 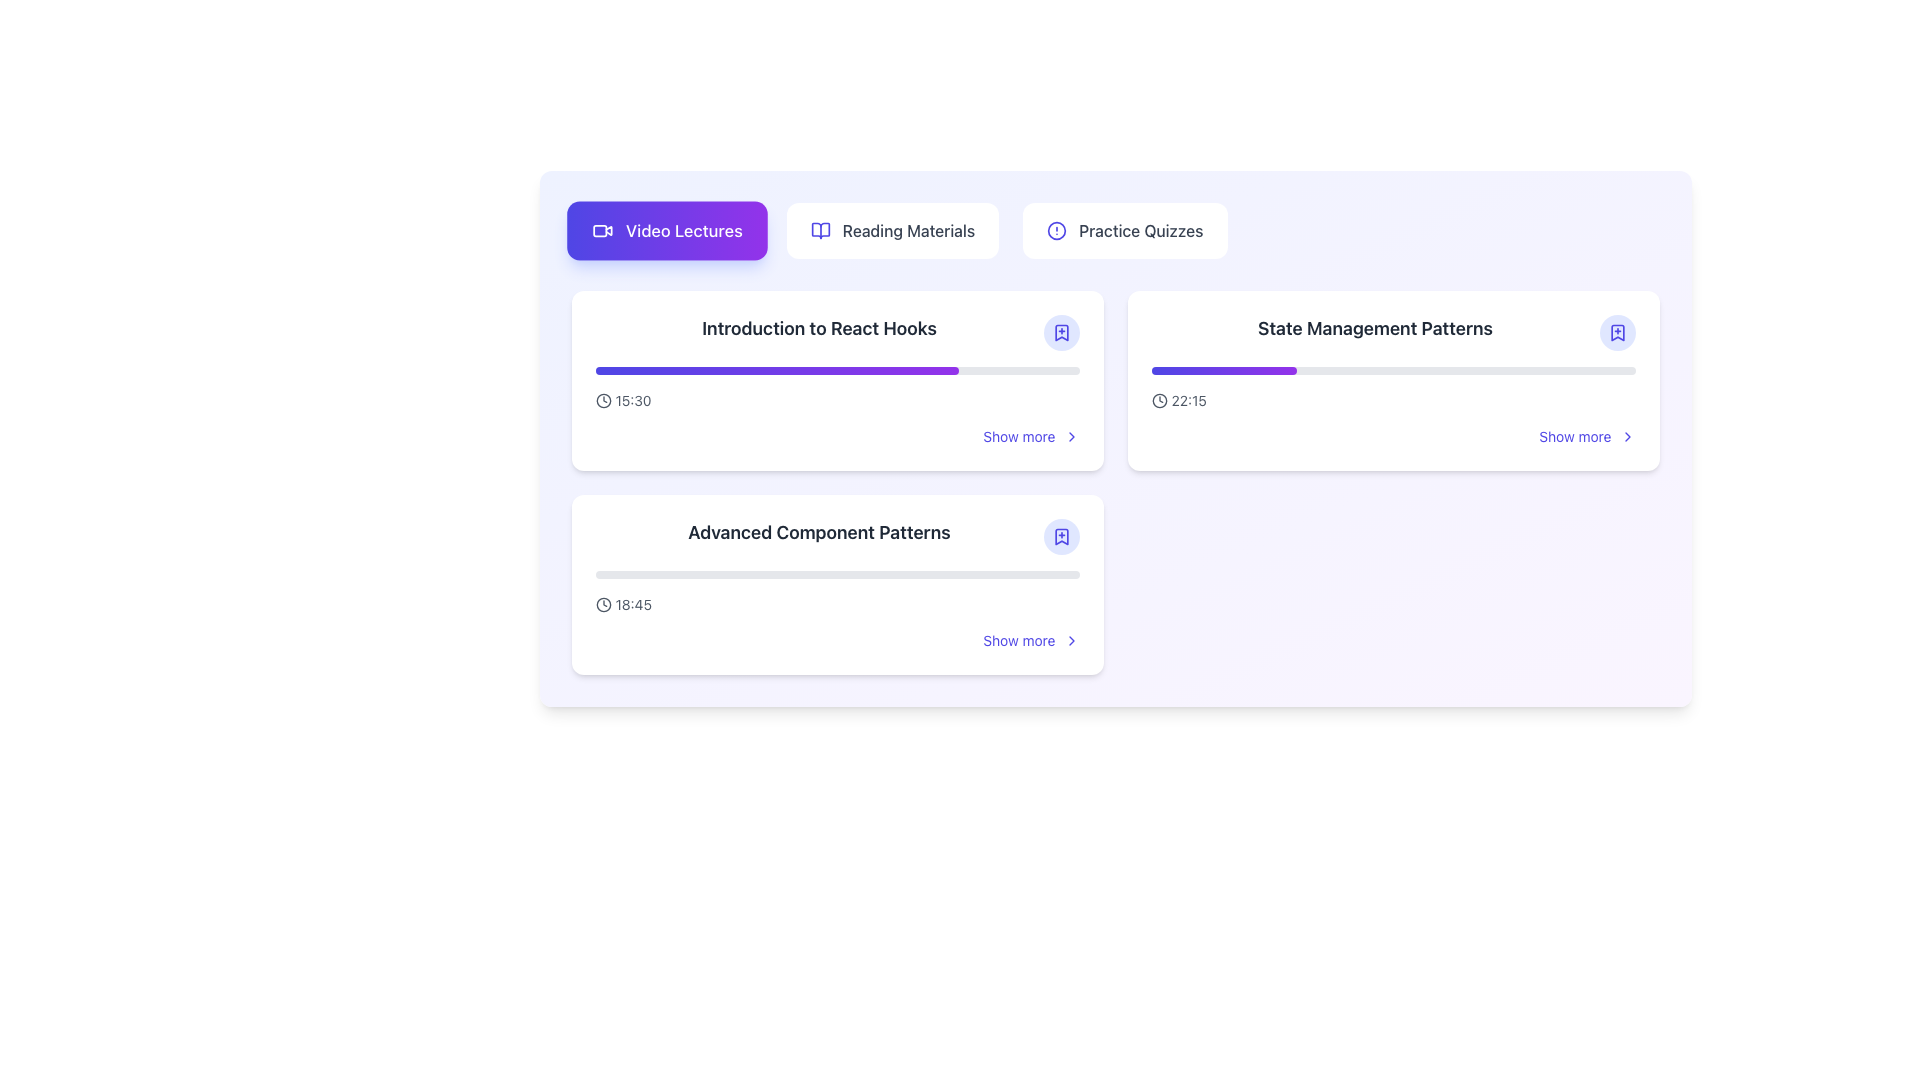 I want to click on the button that reveals additional content for the 'Introduction to React Hooks' section to observe visual changes, so click(x=1031, y=435).